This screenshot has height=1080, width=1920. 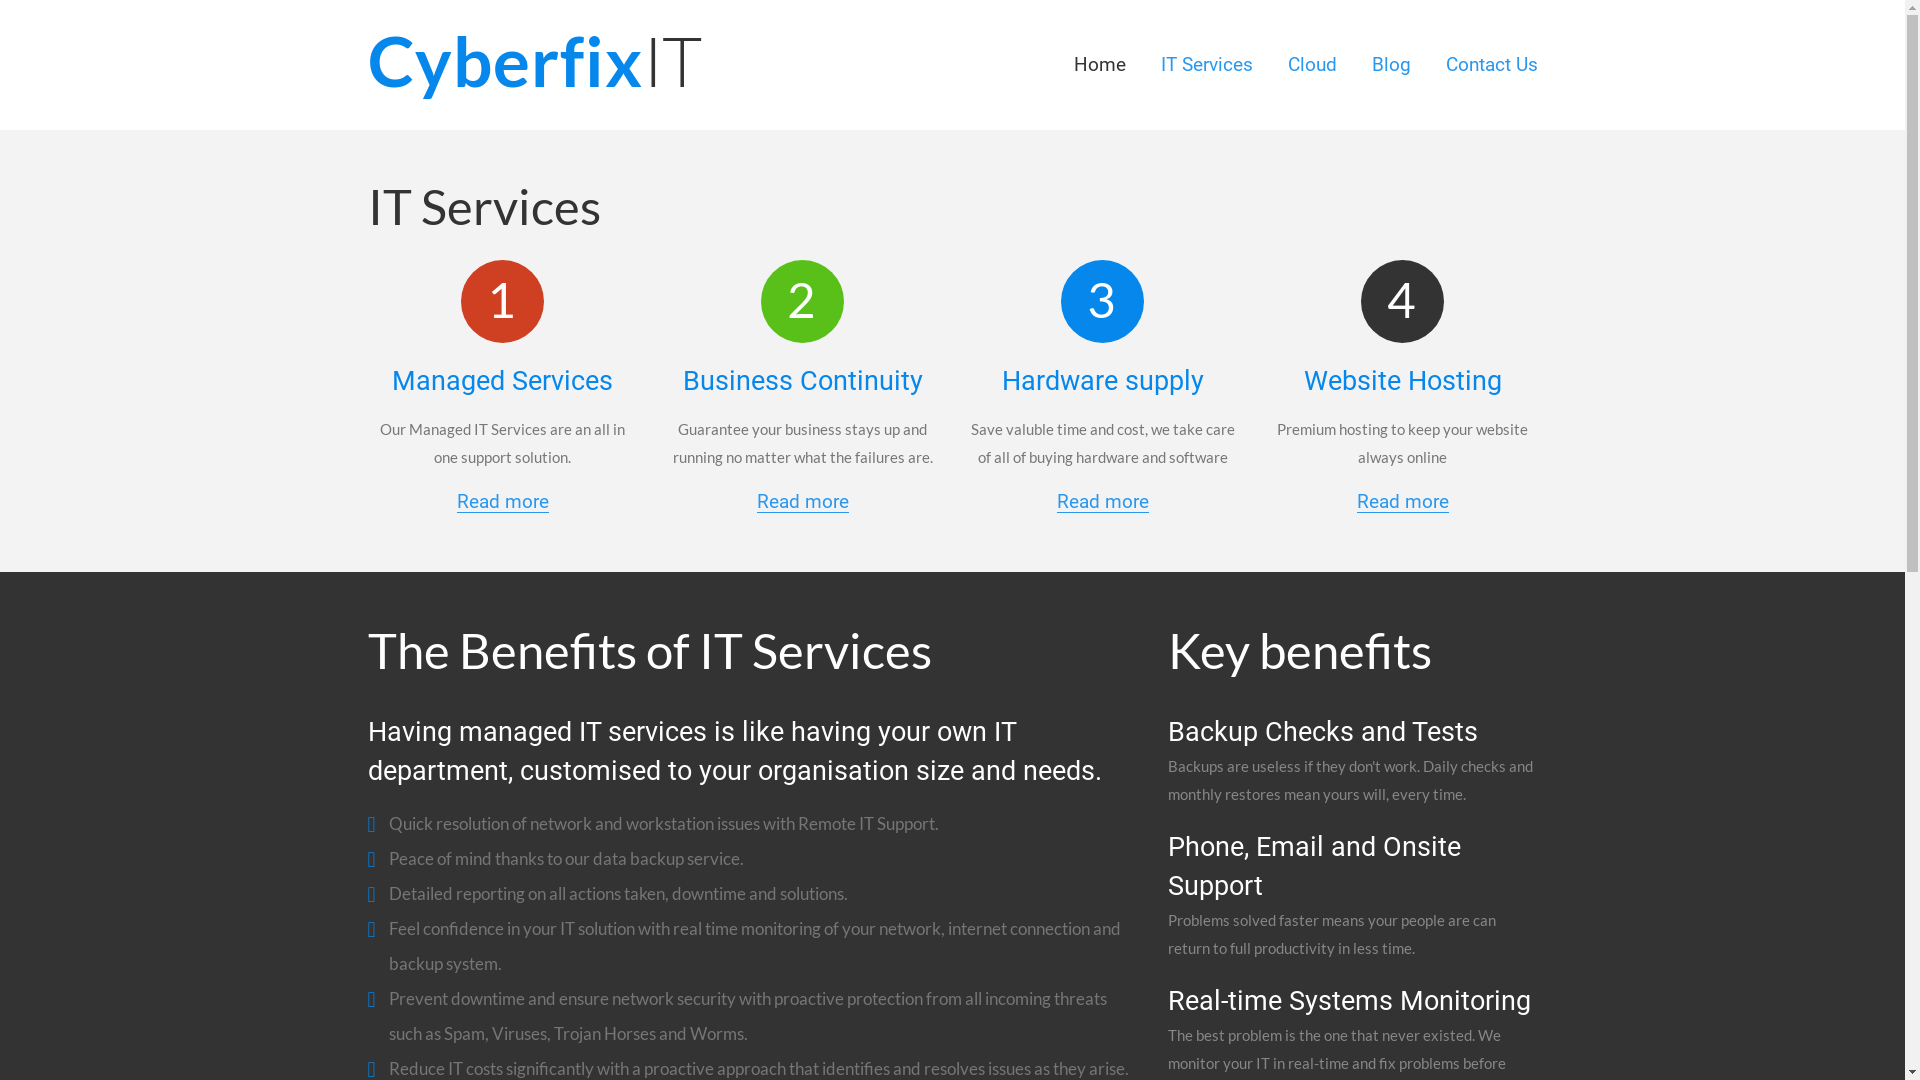 What do you see at coordinates (1492, 63) in the screenshot?
I see `'Contact Us'` at bounding box center [1492, 63].